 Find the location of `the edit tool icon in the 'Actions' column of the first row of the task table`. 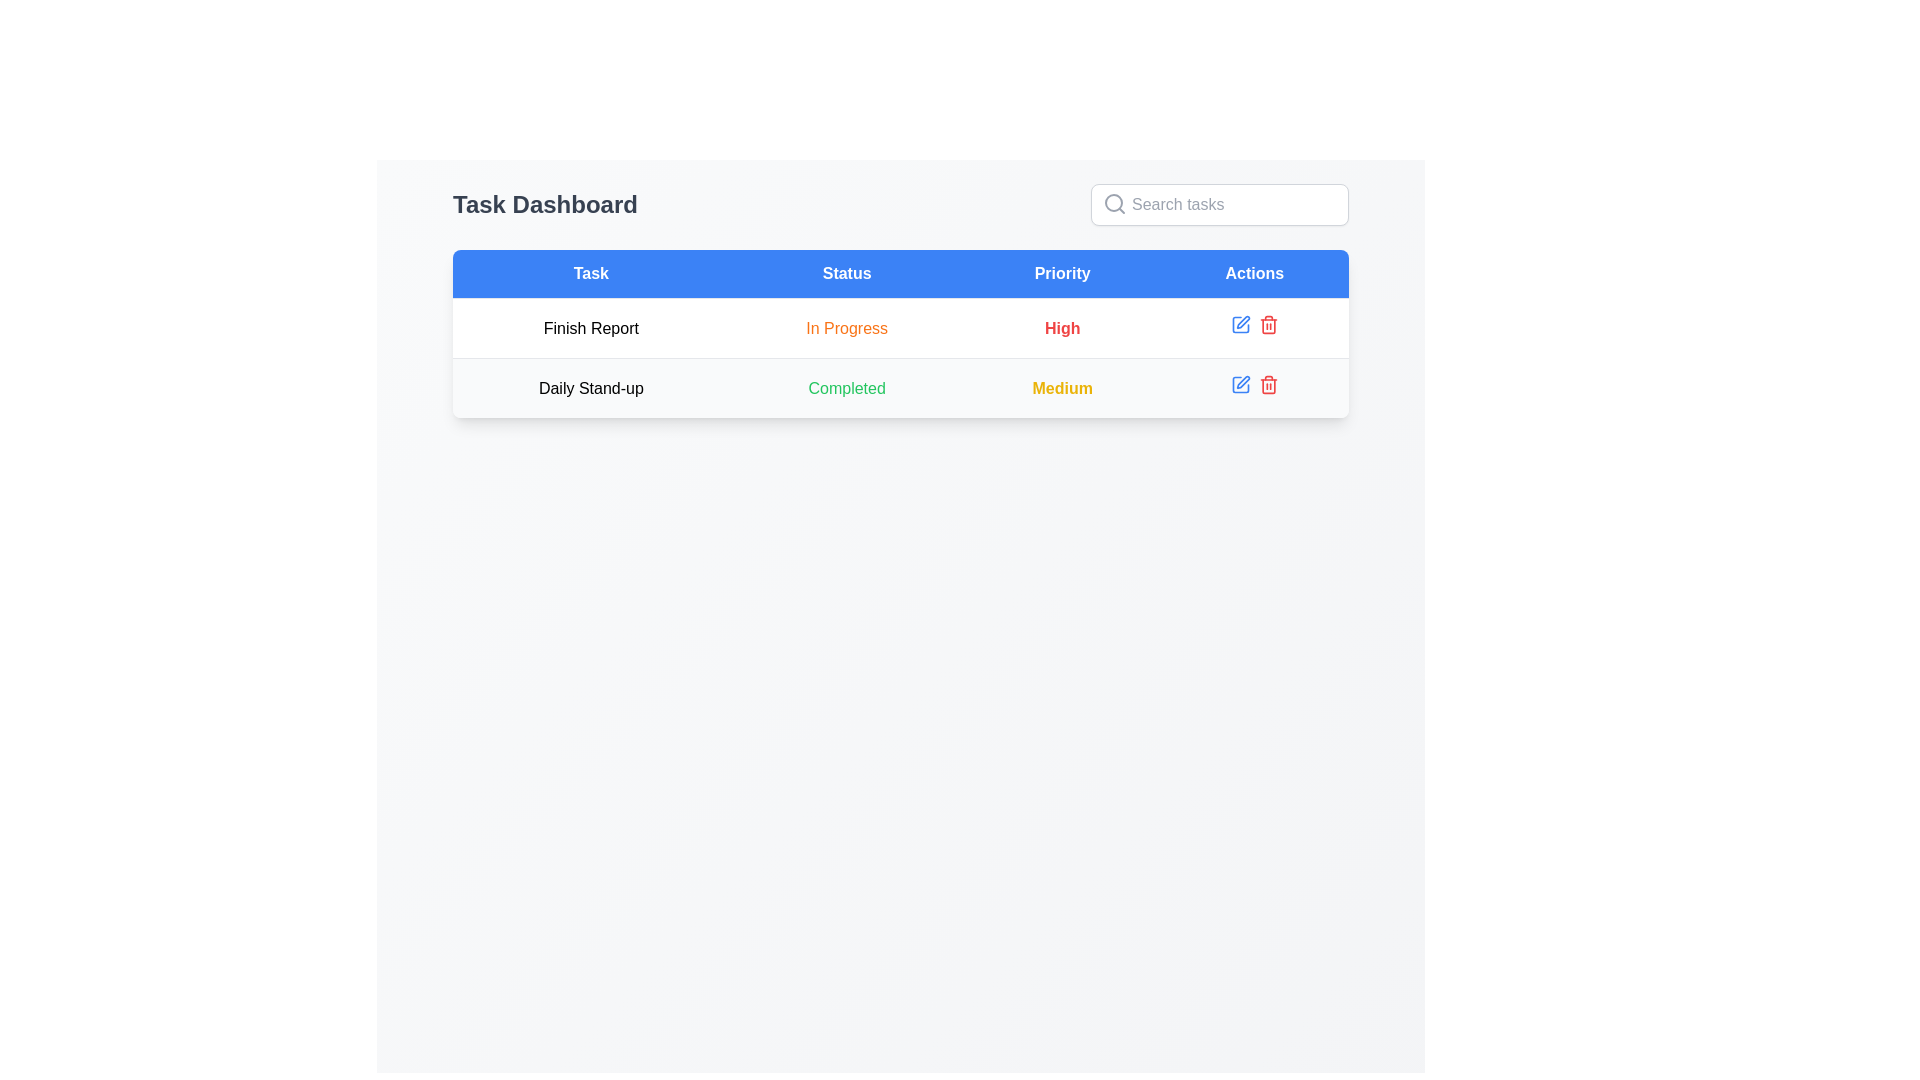

the edit tool icon in the 'Actions' column of the first row of the task table is located at coordinates (1239, 323).